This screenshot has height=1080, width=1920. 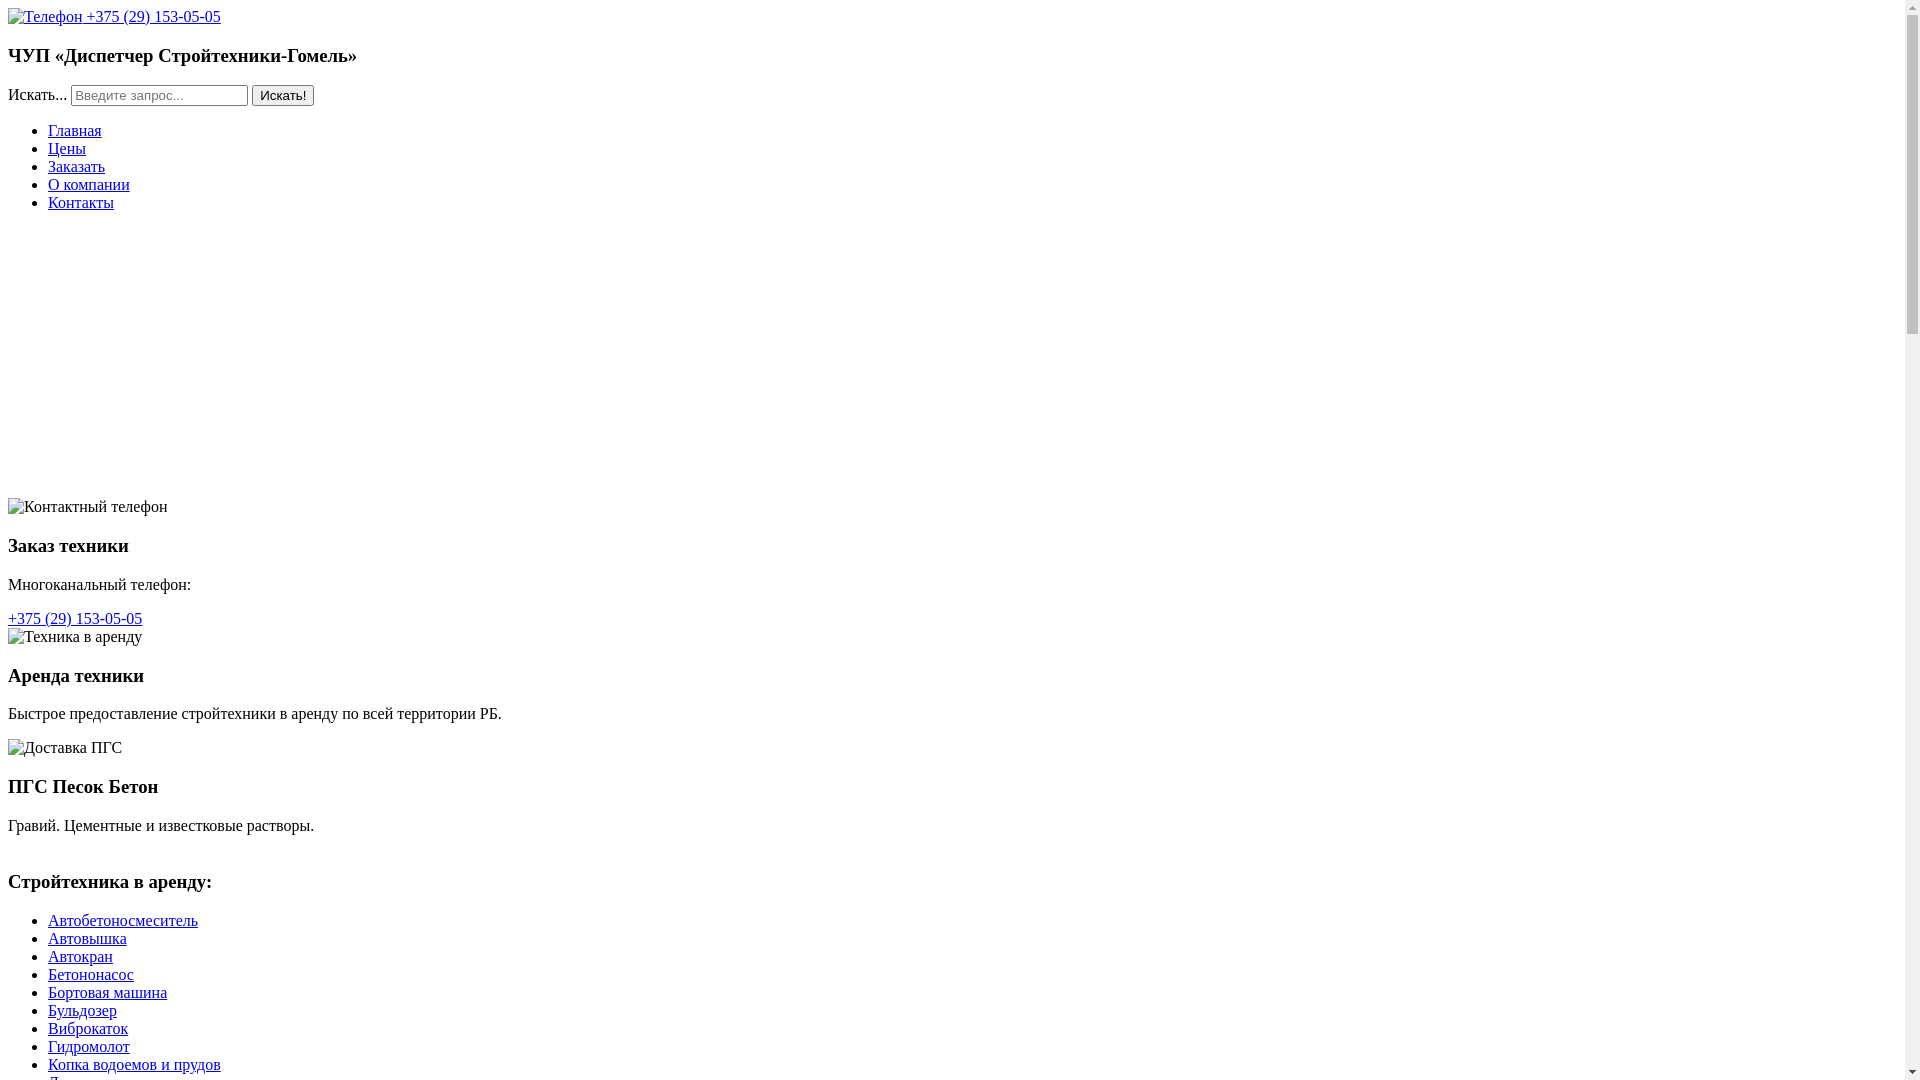 What do you see at coordinates (75, 617) in the screenshot?
I see `'+375 (29) 153-05-05'` at bounding box center [75, 617].